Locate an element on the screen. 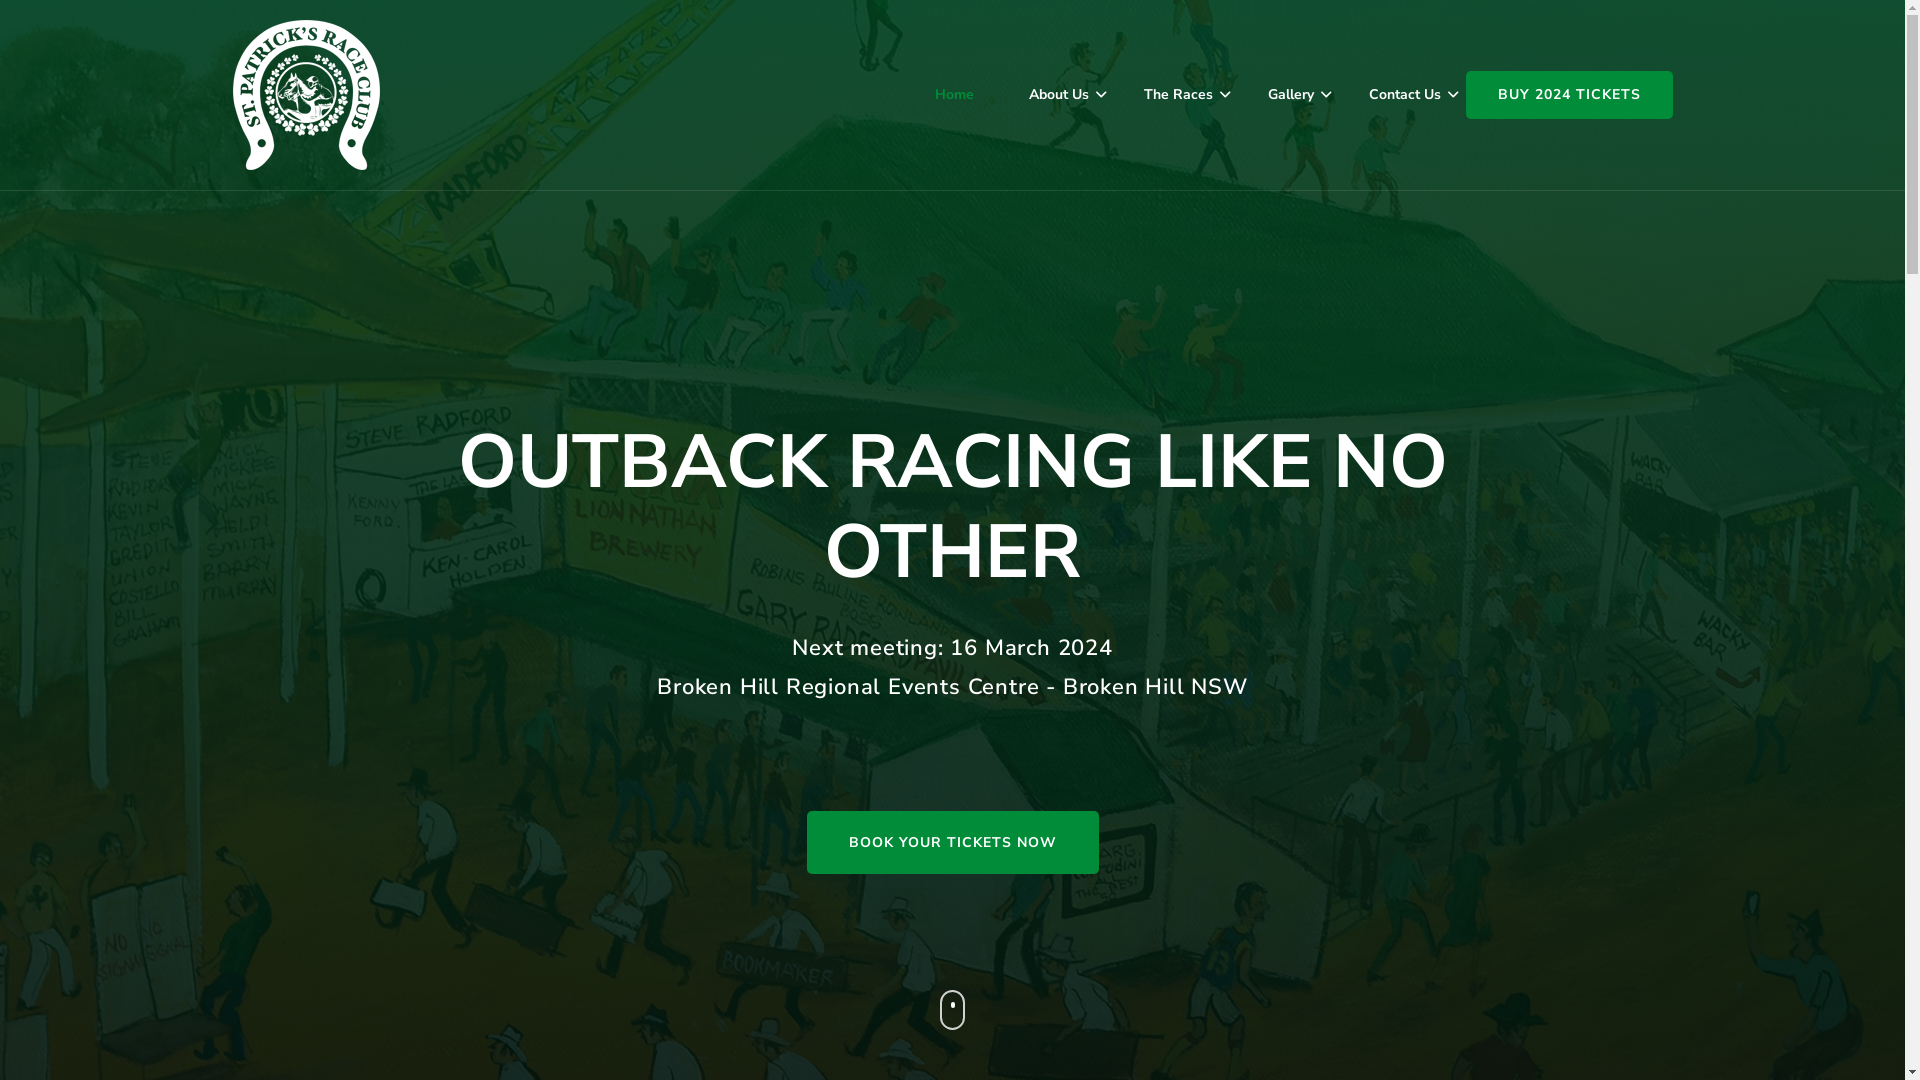 The width and height of the screenshot is (1920, 1080). 'BUY 2024 TICKETS' is located at coordinates (1568, 95).